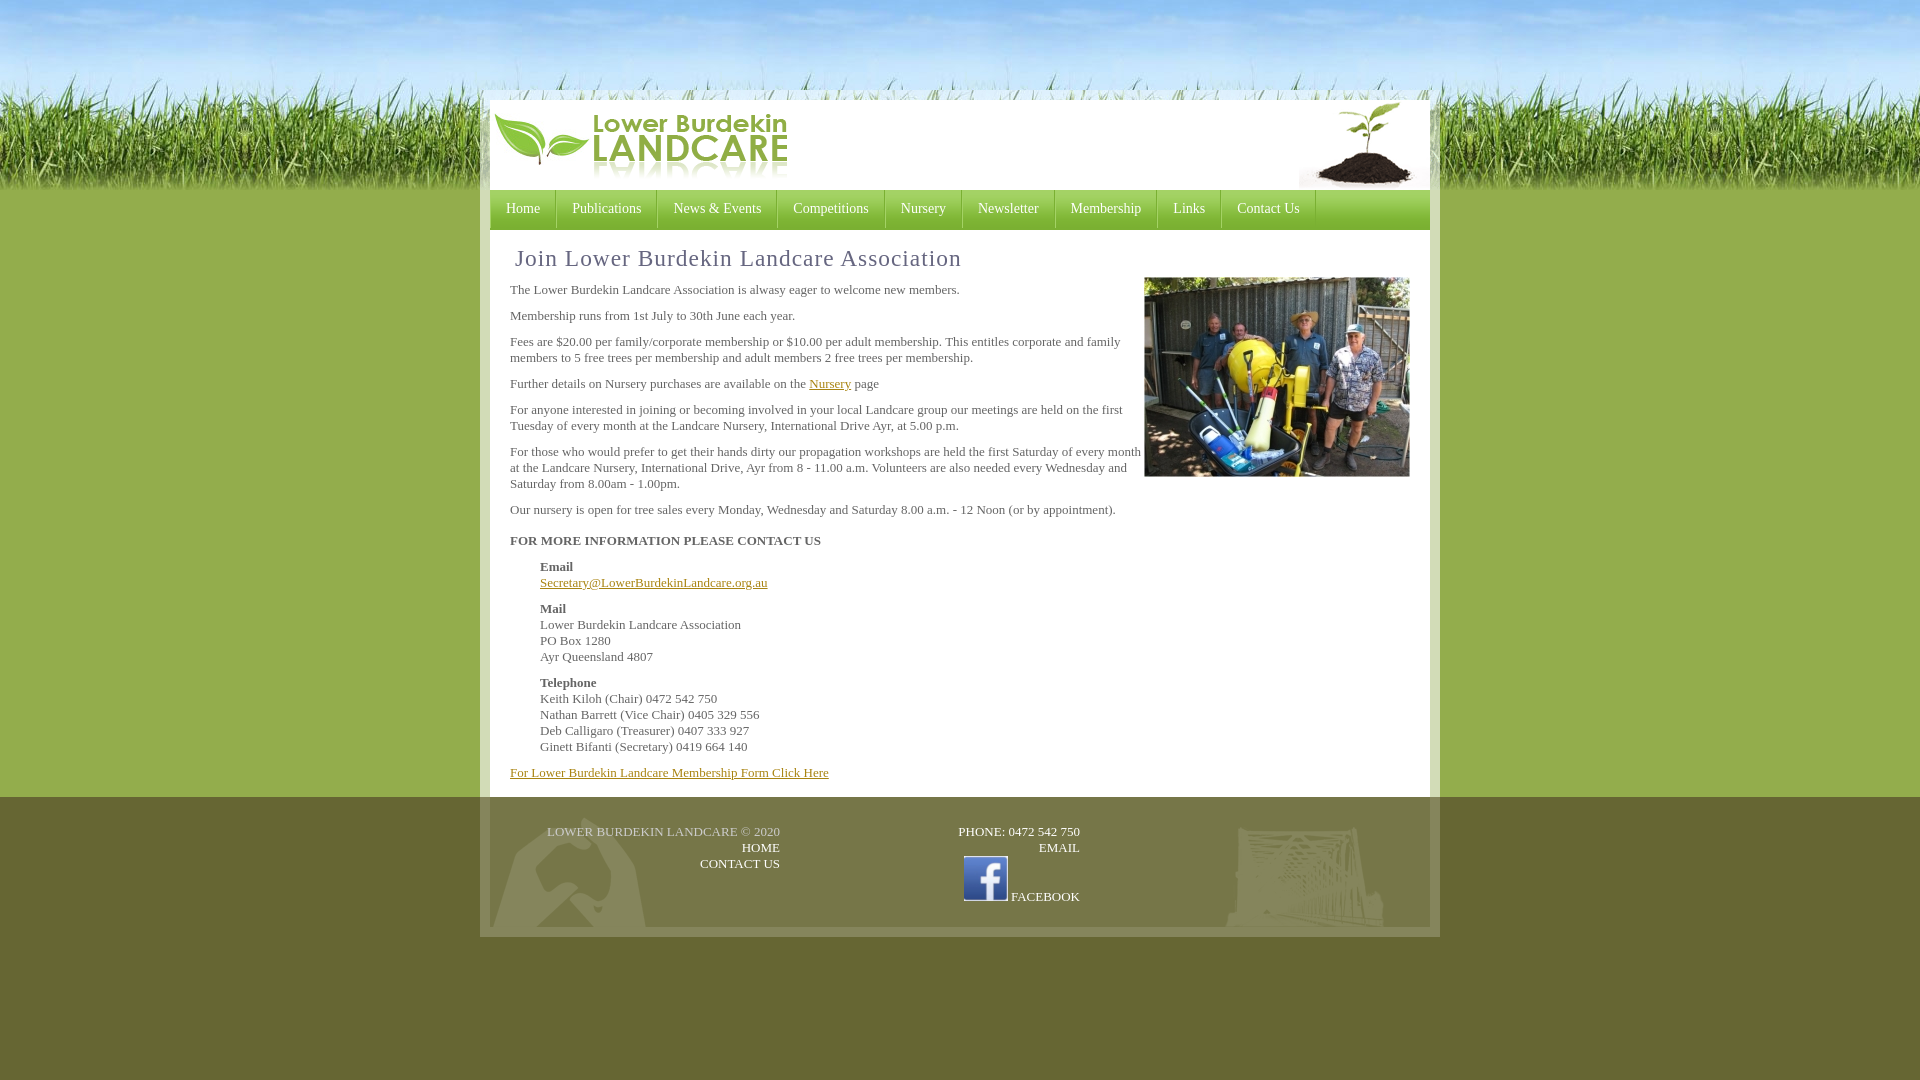 The image size is (1920, 1080). What do you see at coordinates (922, 208) in the screenshot?
I see `'Nursery'` at bounding box center [922, 208].